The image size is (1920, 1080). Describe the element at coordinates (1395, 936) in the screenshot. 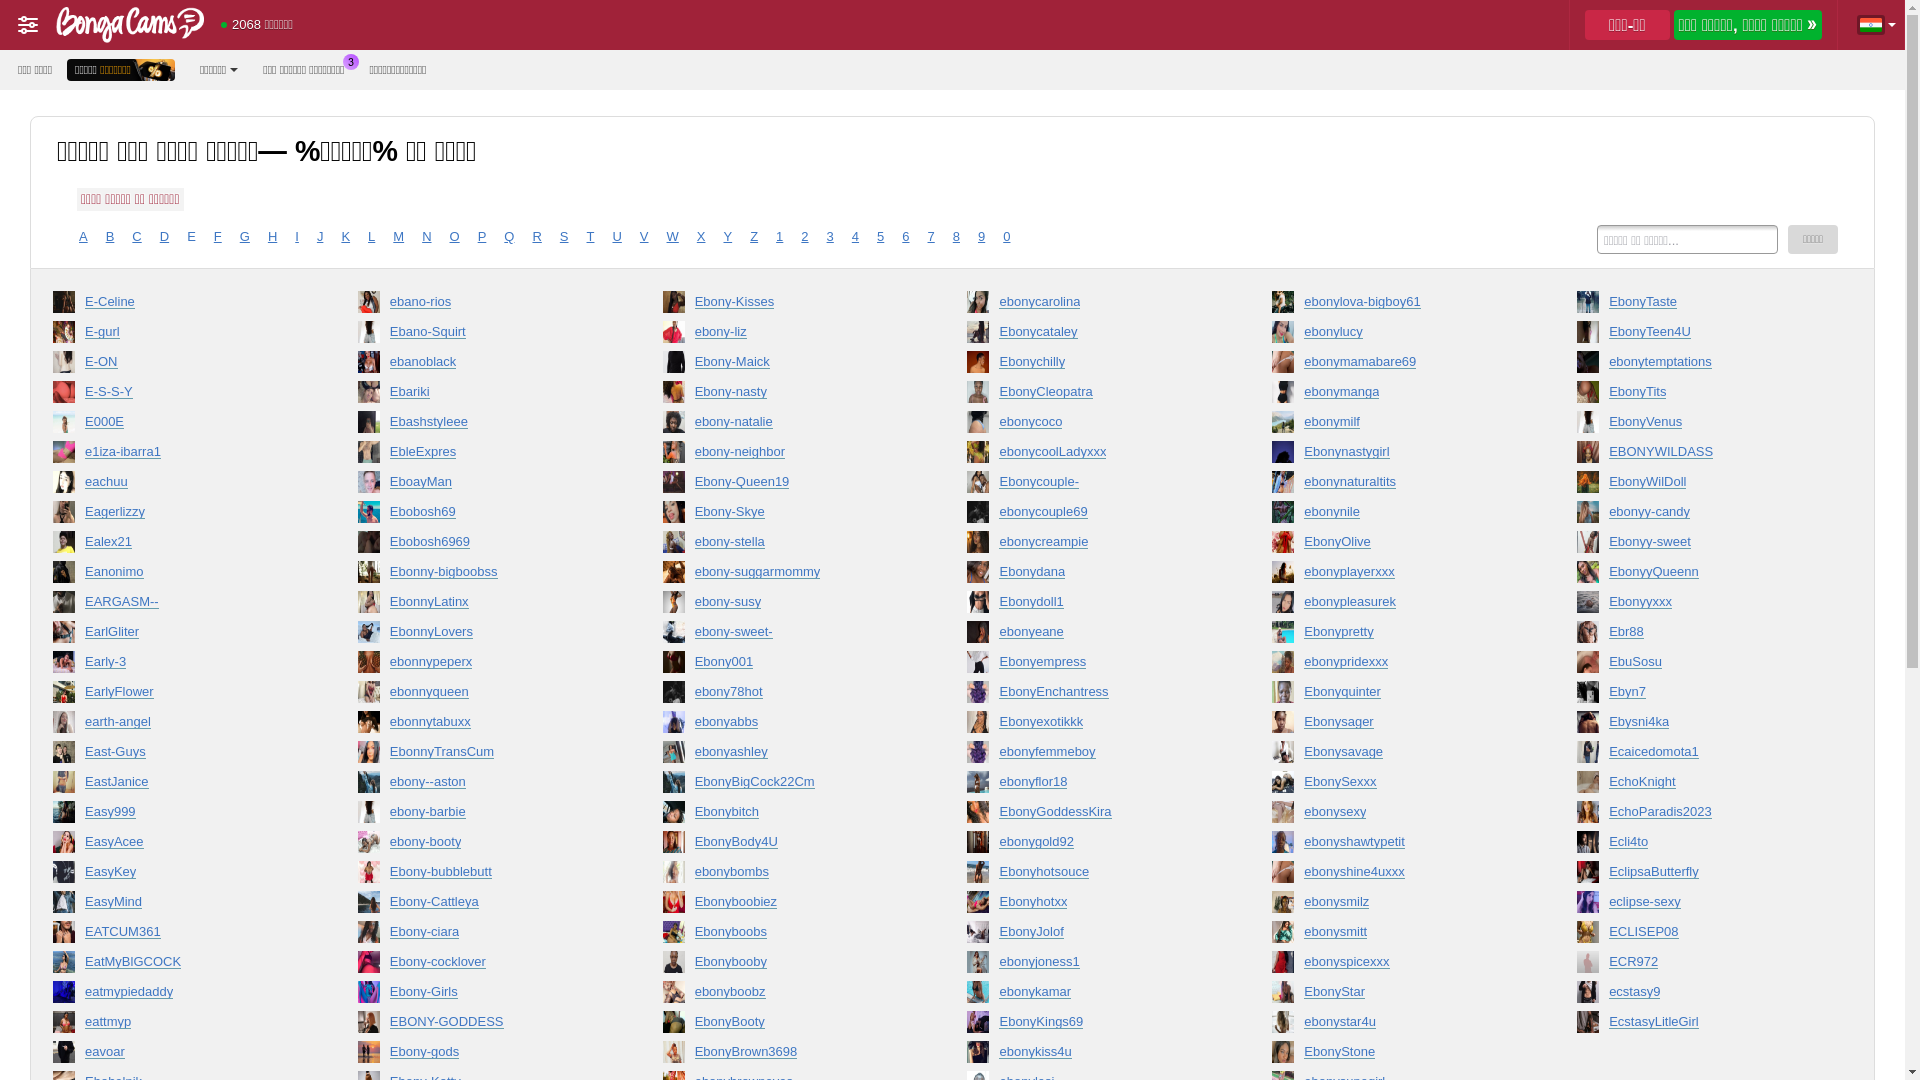

I see `'ebonysmitt'` at that location.